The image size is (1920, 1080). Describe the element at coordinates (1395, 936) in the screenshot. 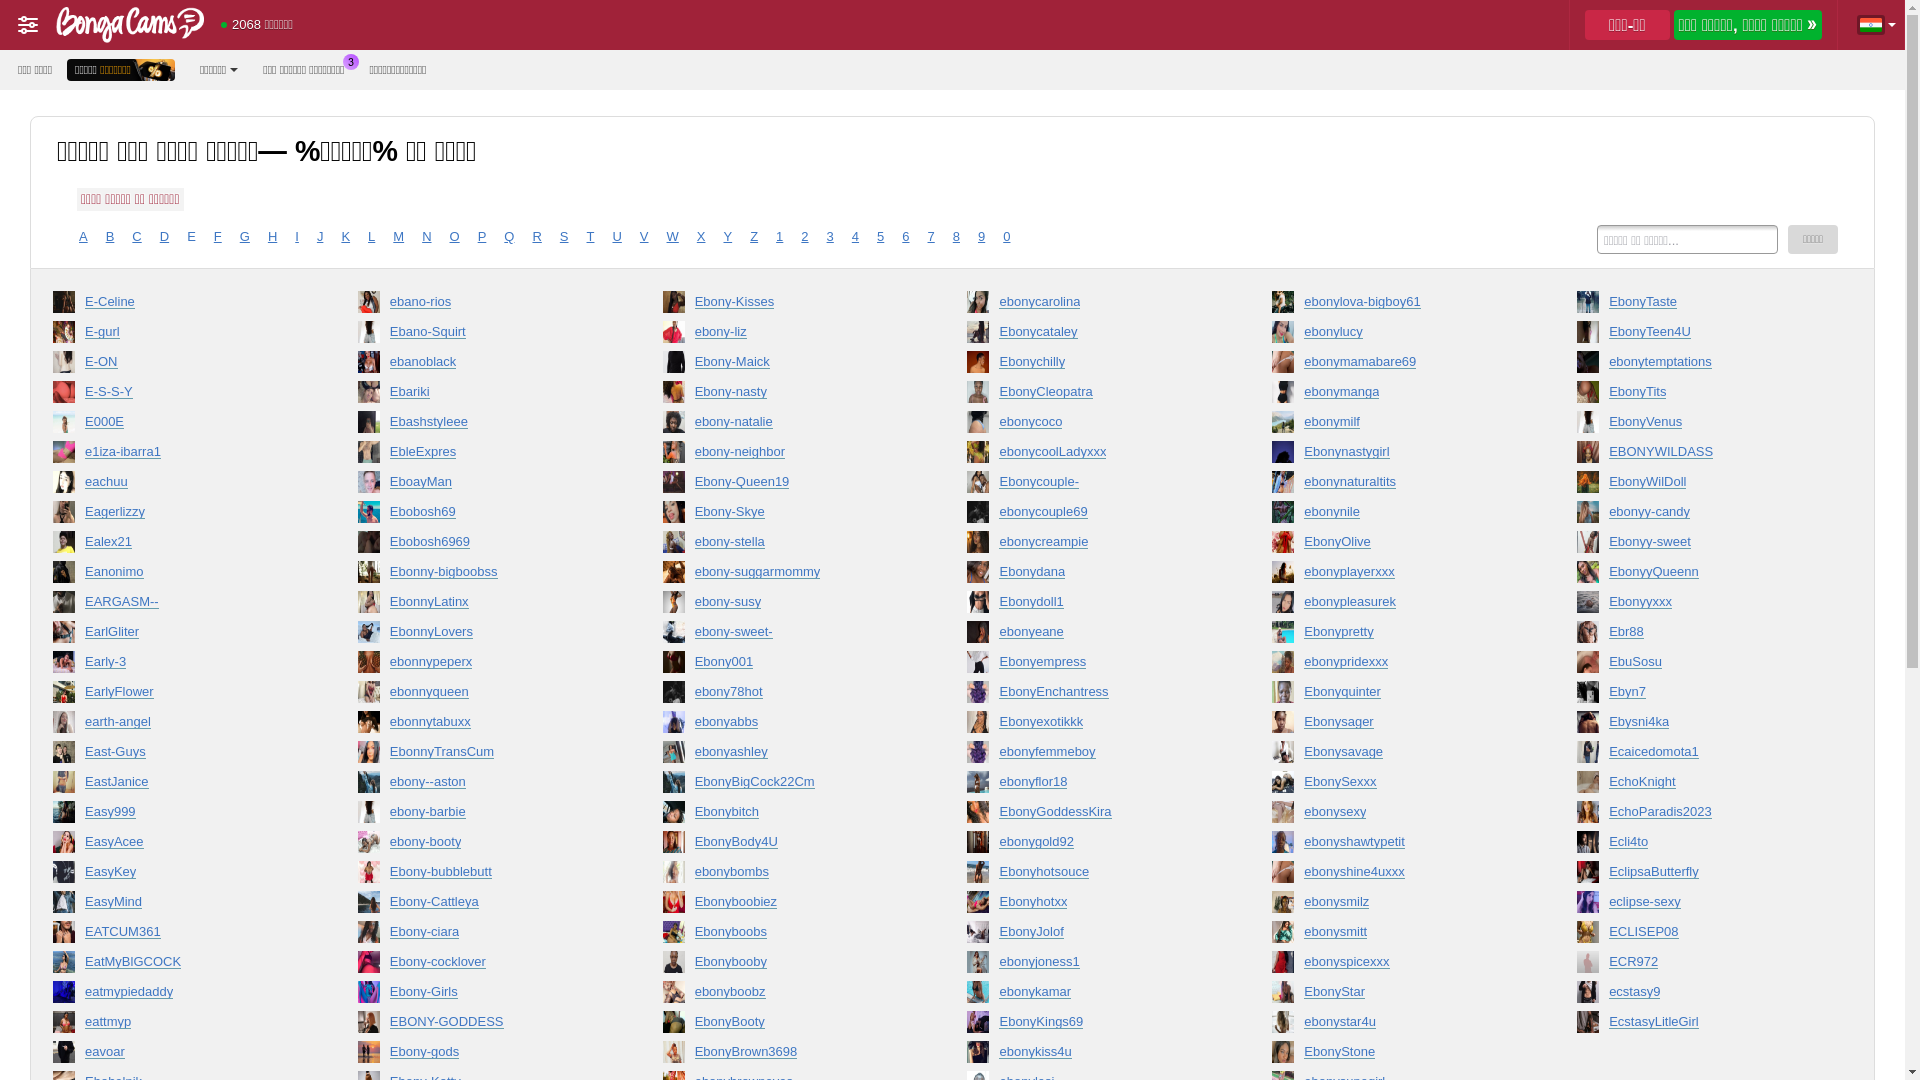

I see `'ebonysmitt'` at that location.